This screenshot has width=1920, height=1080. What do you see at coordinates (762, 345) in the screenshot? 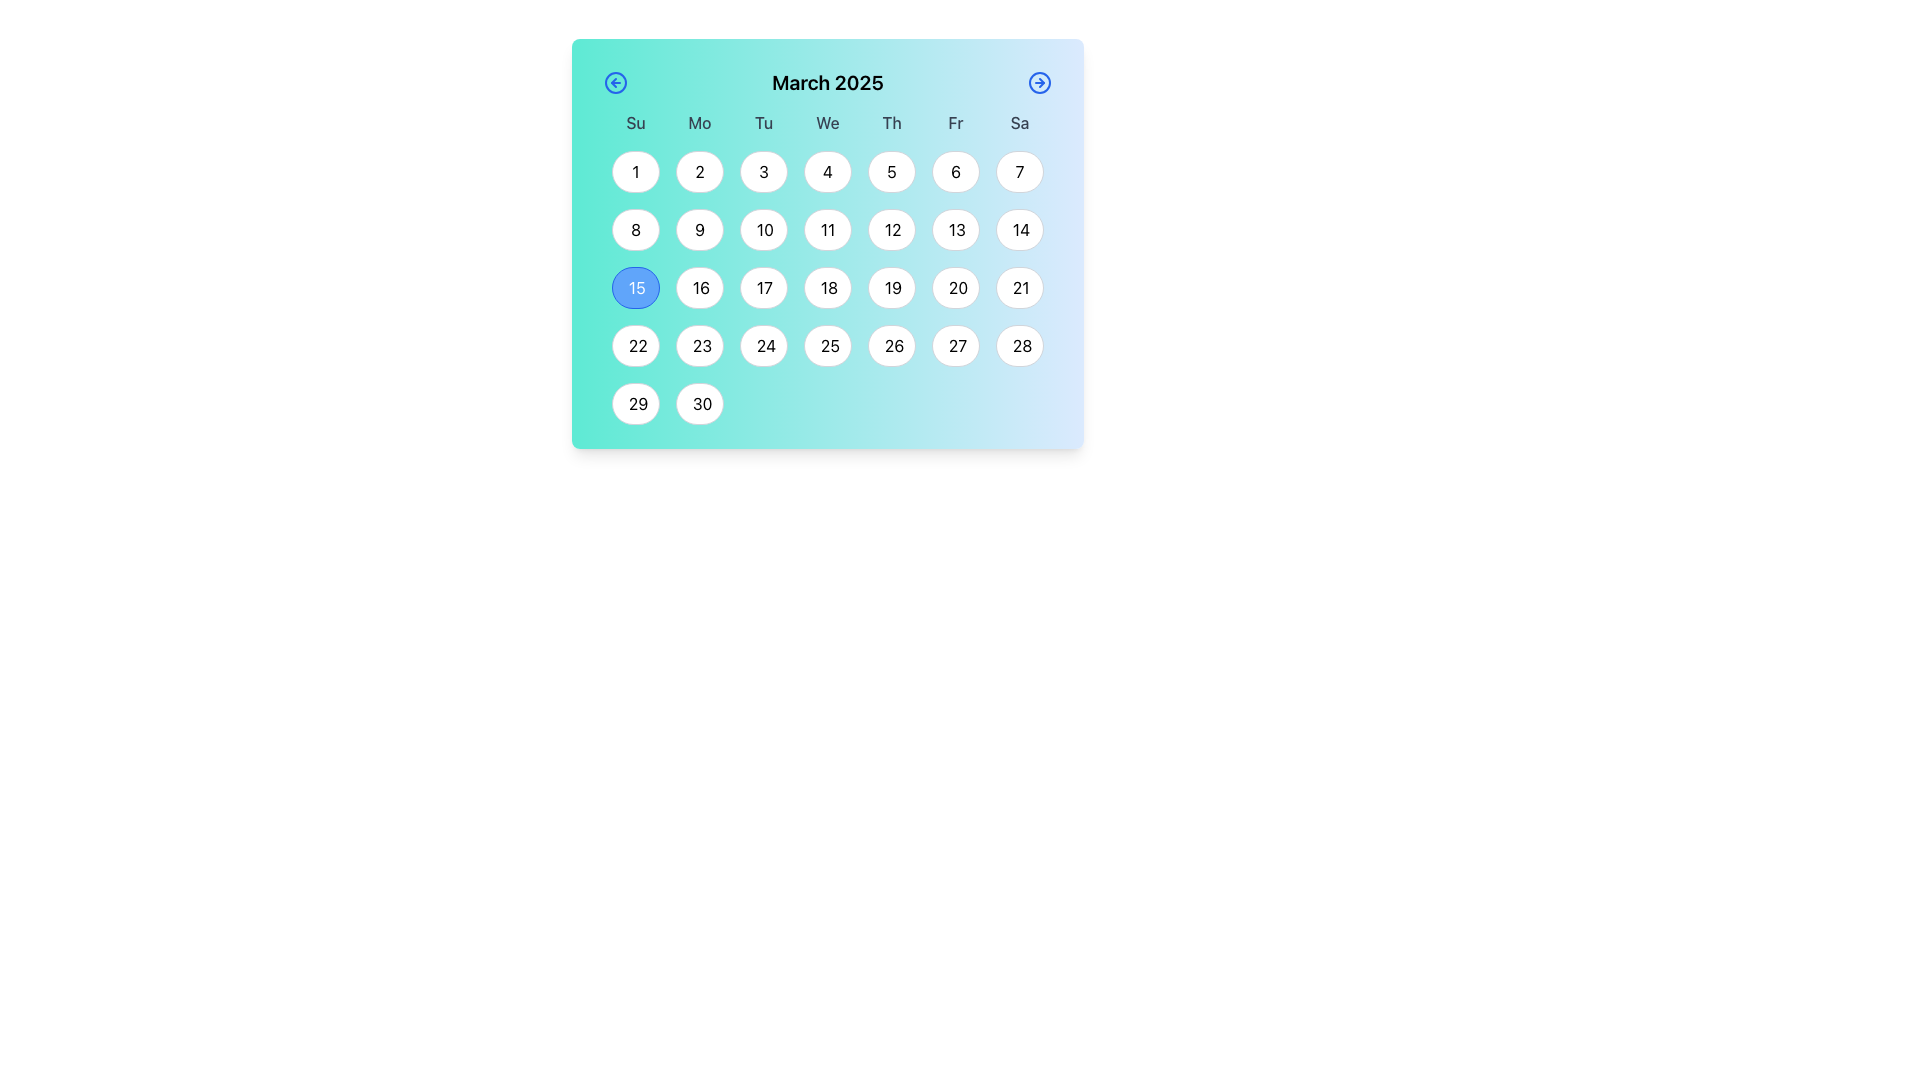
I see `the button representing the date '24' on the calendar` at bounding box center [762, 345].